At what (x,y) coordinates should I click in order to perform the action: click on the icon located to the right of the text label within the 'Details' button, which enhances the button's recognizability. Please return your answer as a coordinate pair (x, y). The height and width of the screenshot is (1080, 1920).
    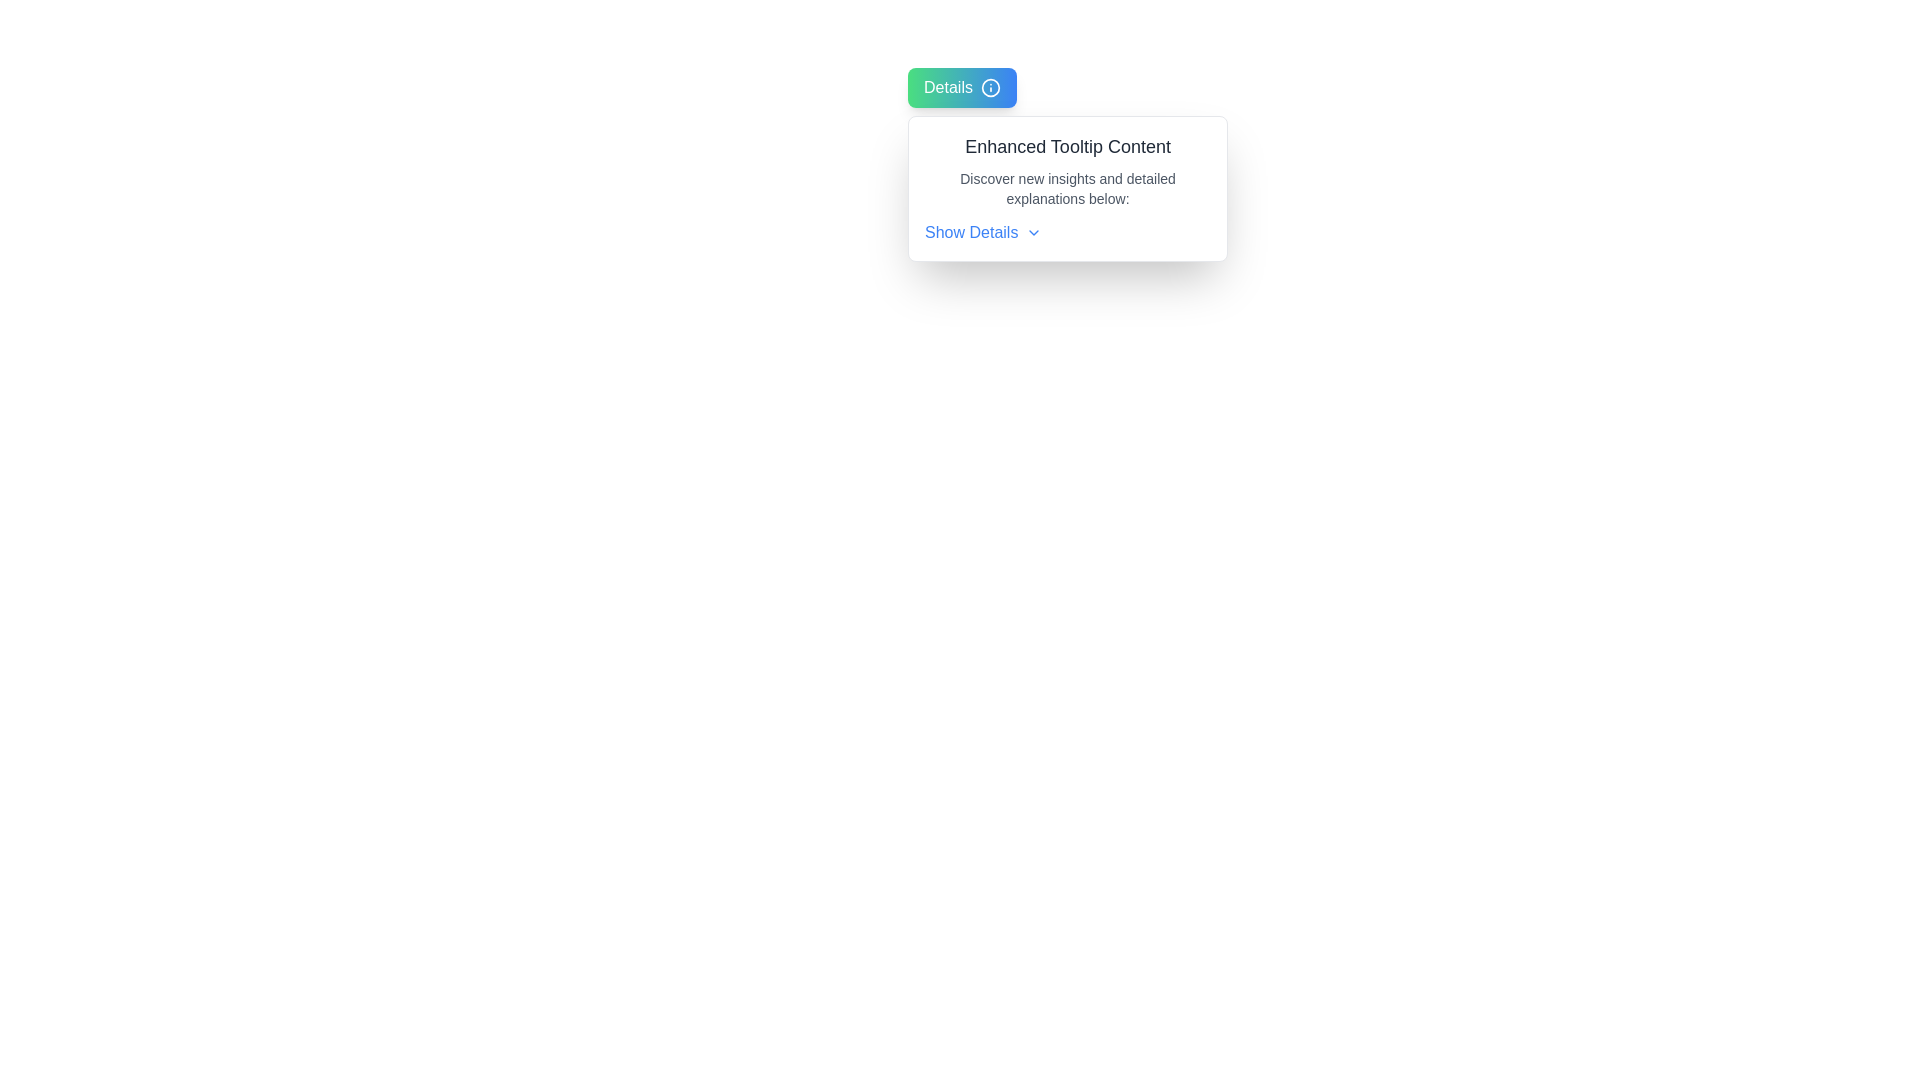
    Looking at the image, I should click on (990, 87).